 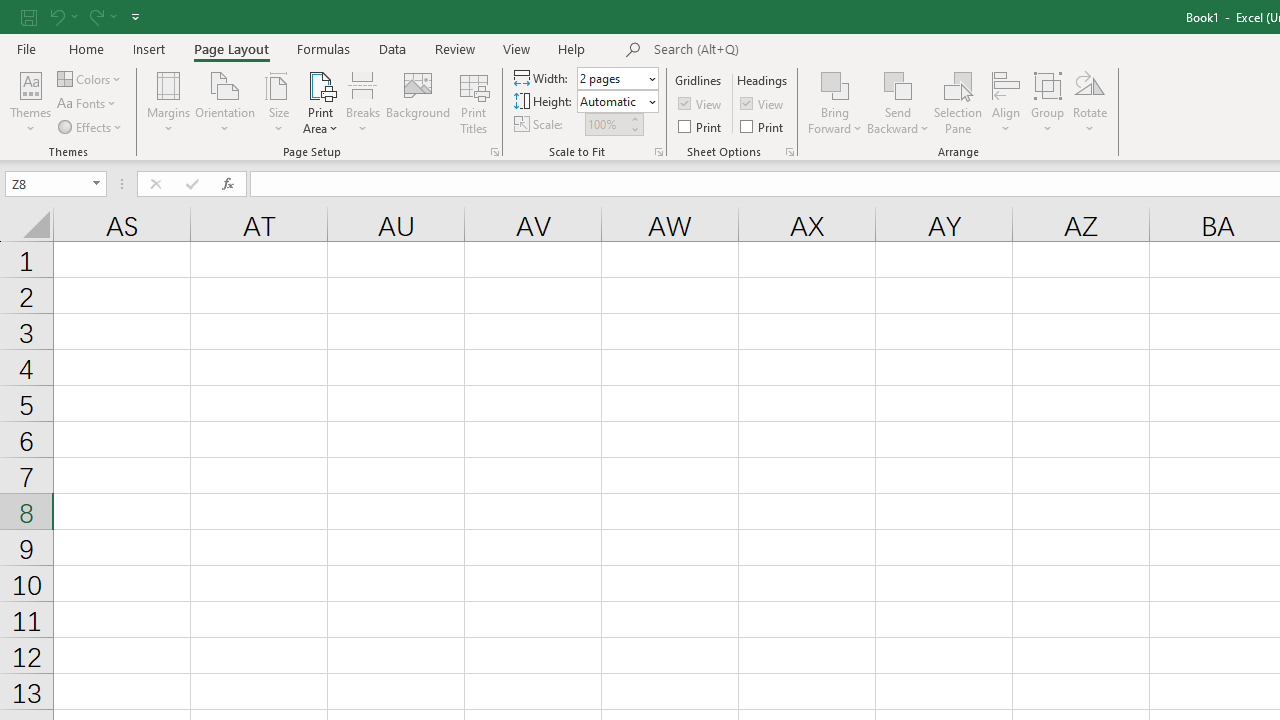 I want to click on 'Width', so click(x=610, y=77).